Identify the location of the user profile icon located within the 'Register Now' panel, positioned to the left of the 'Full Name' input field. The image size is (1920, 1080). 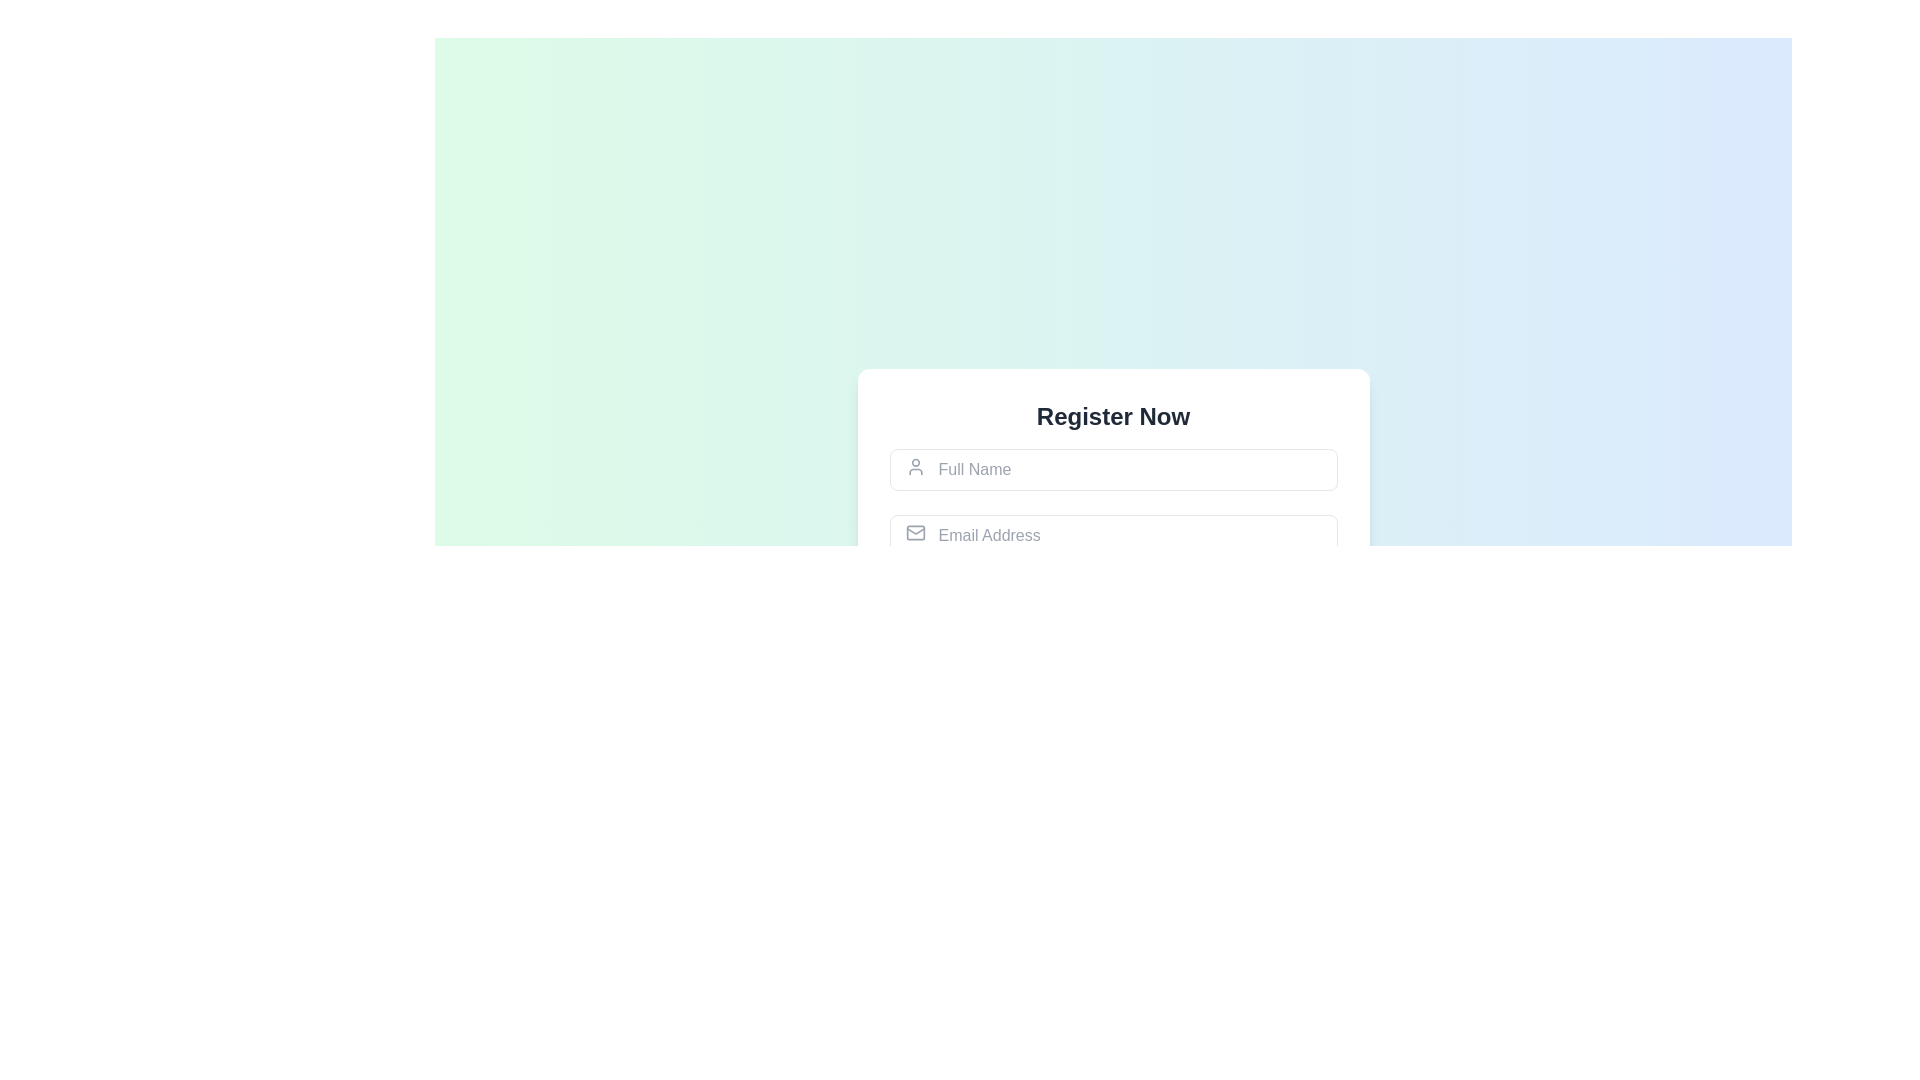
(914, 466).